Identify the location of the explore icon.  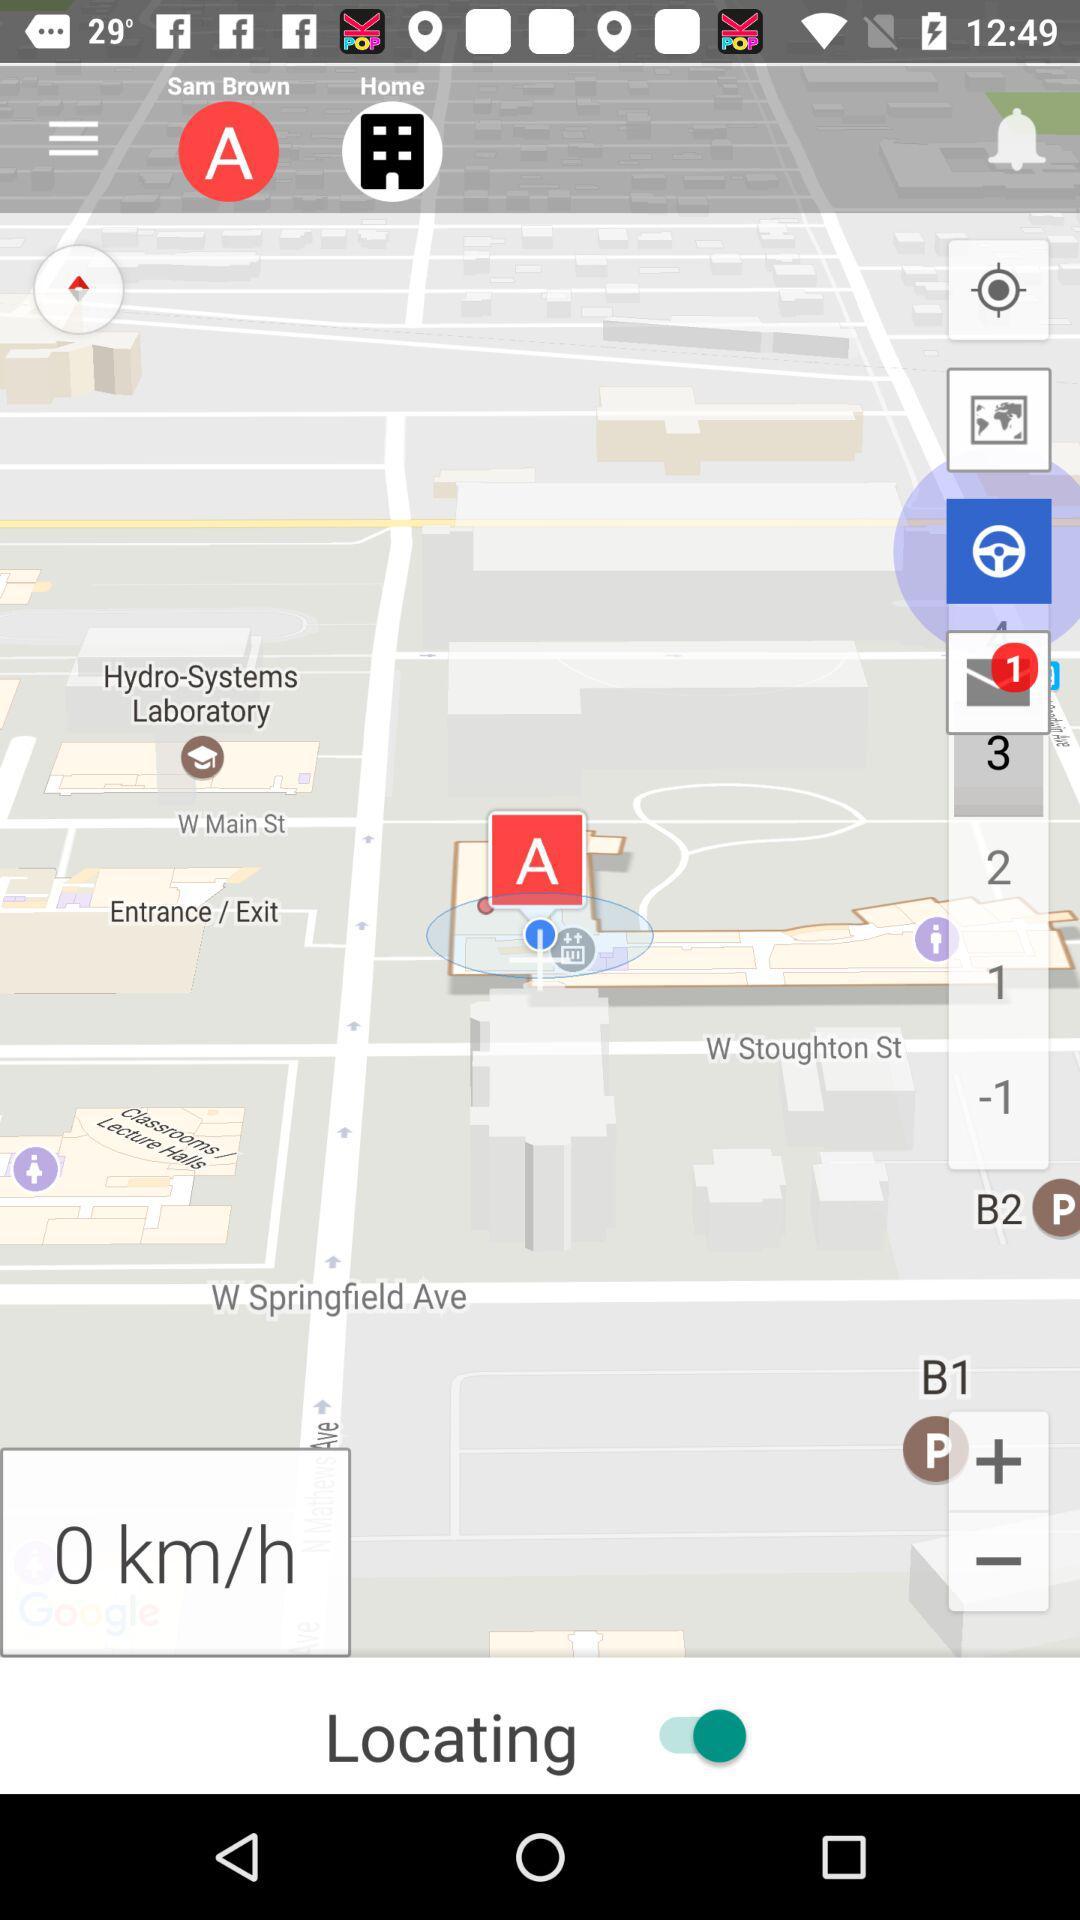
(77, 287).